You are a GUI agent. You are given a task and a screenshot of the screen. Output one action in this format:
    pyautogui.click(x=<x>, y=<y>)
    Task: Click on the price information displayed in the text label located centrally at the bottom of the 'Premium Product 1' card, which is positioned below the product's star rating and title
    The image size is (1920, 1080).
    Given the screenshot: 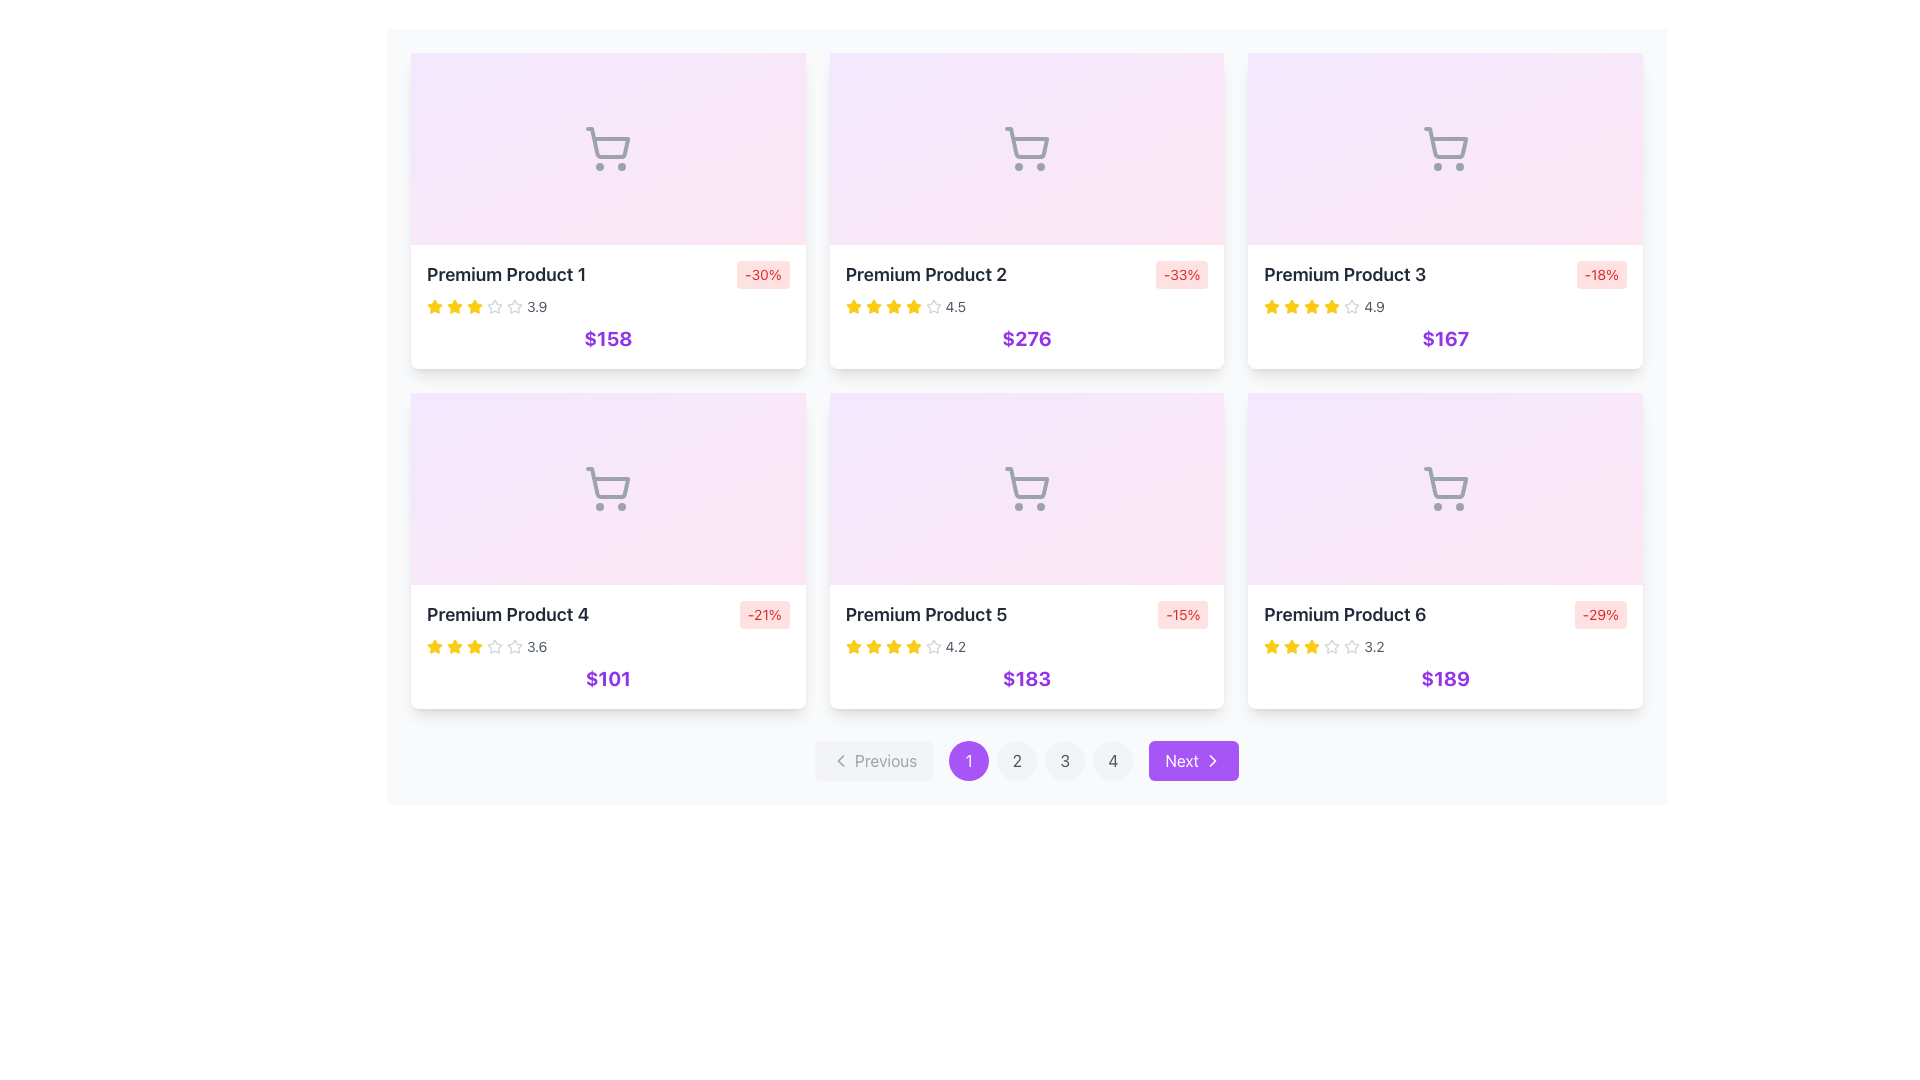 What is the action you would take?
    pyautogui.click(x=607, y=338)
    